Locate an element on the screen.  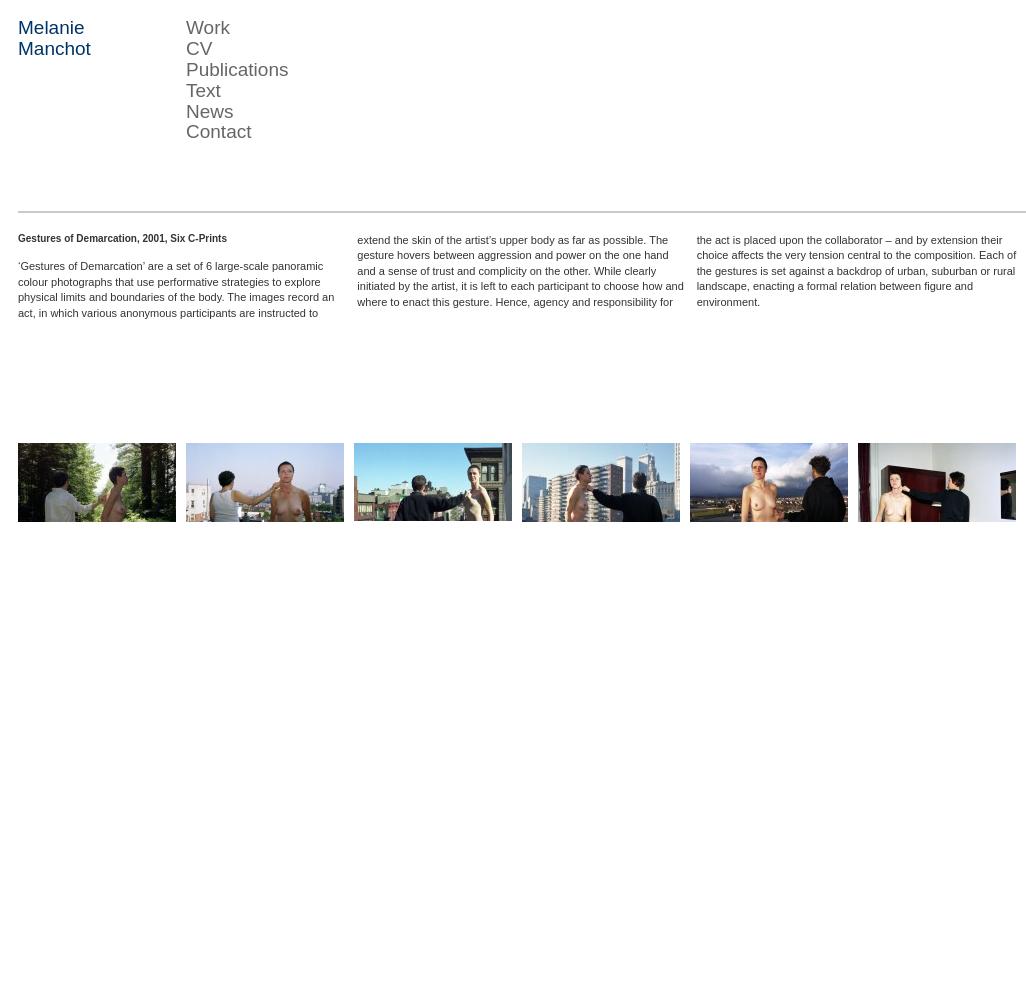
'Melanie' is located at coordinates (50, 27).